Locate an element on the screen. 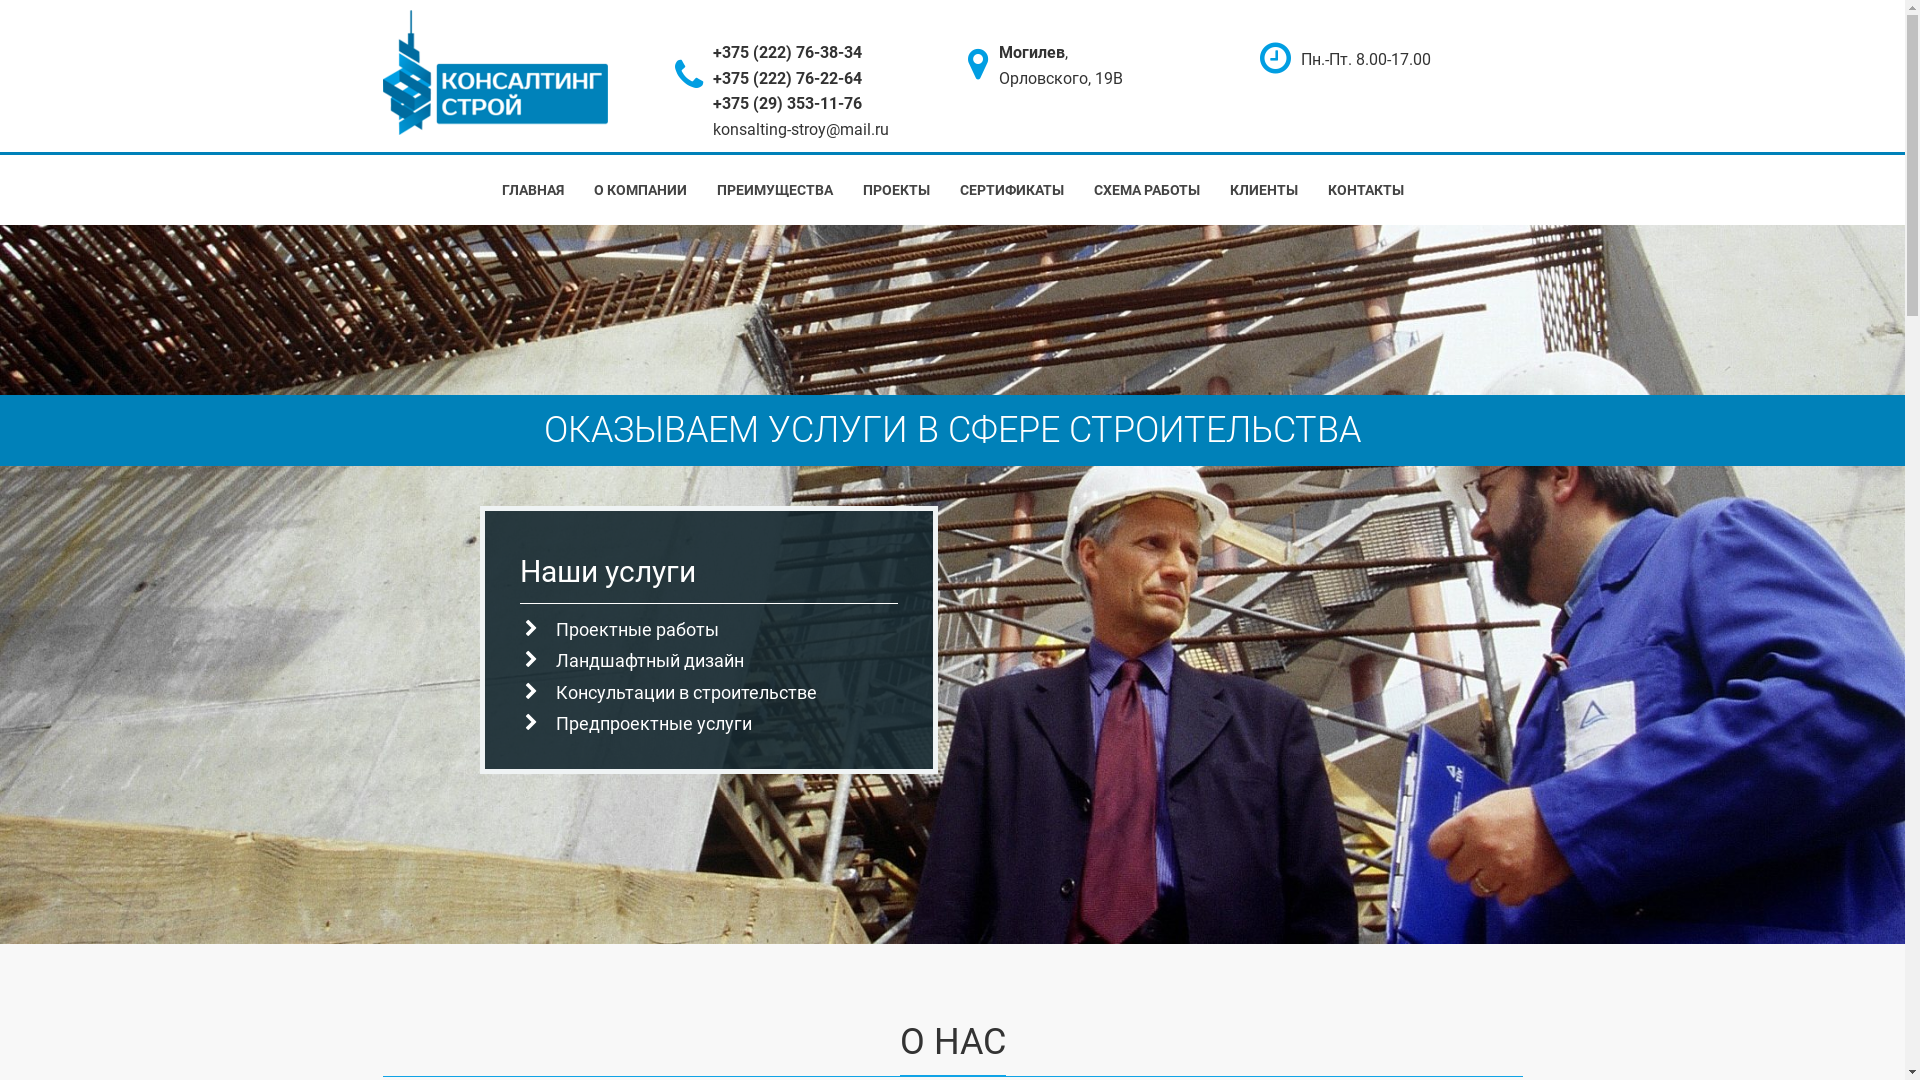  'konsalting-stroy@mail.ru' is located at coordinates (801, 129).